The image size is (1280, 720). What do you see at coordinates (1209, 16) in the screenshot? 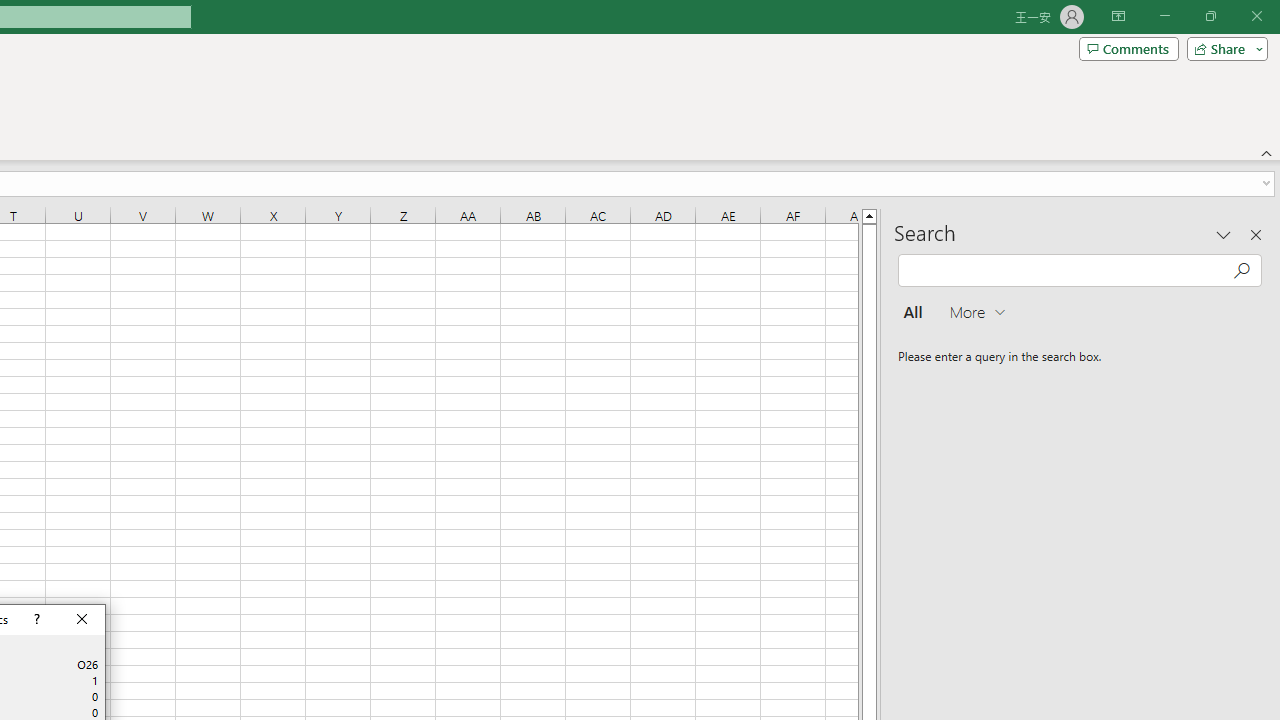
I see `'Restore Down'` at bounding box center [1209, 16].